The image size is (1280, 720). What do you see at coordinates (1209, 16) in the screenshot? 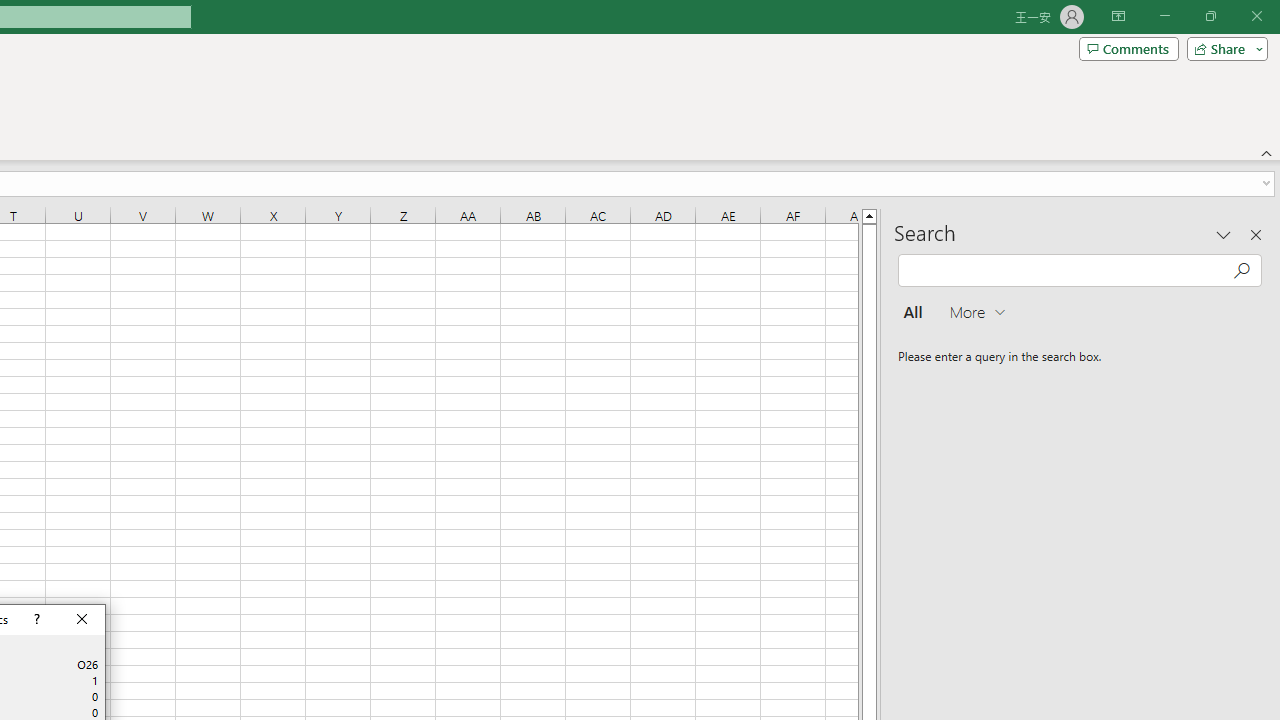
I see `'Restore Down'` at bounding box center [1209, 16].